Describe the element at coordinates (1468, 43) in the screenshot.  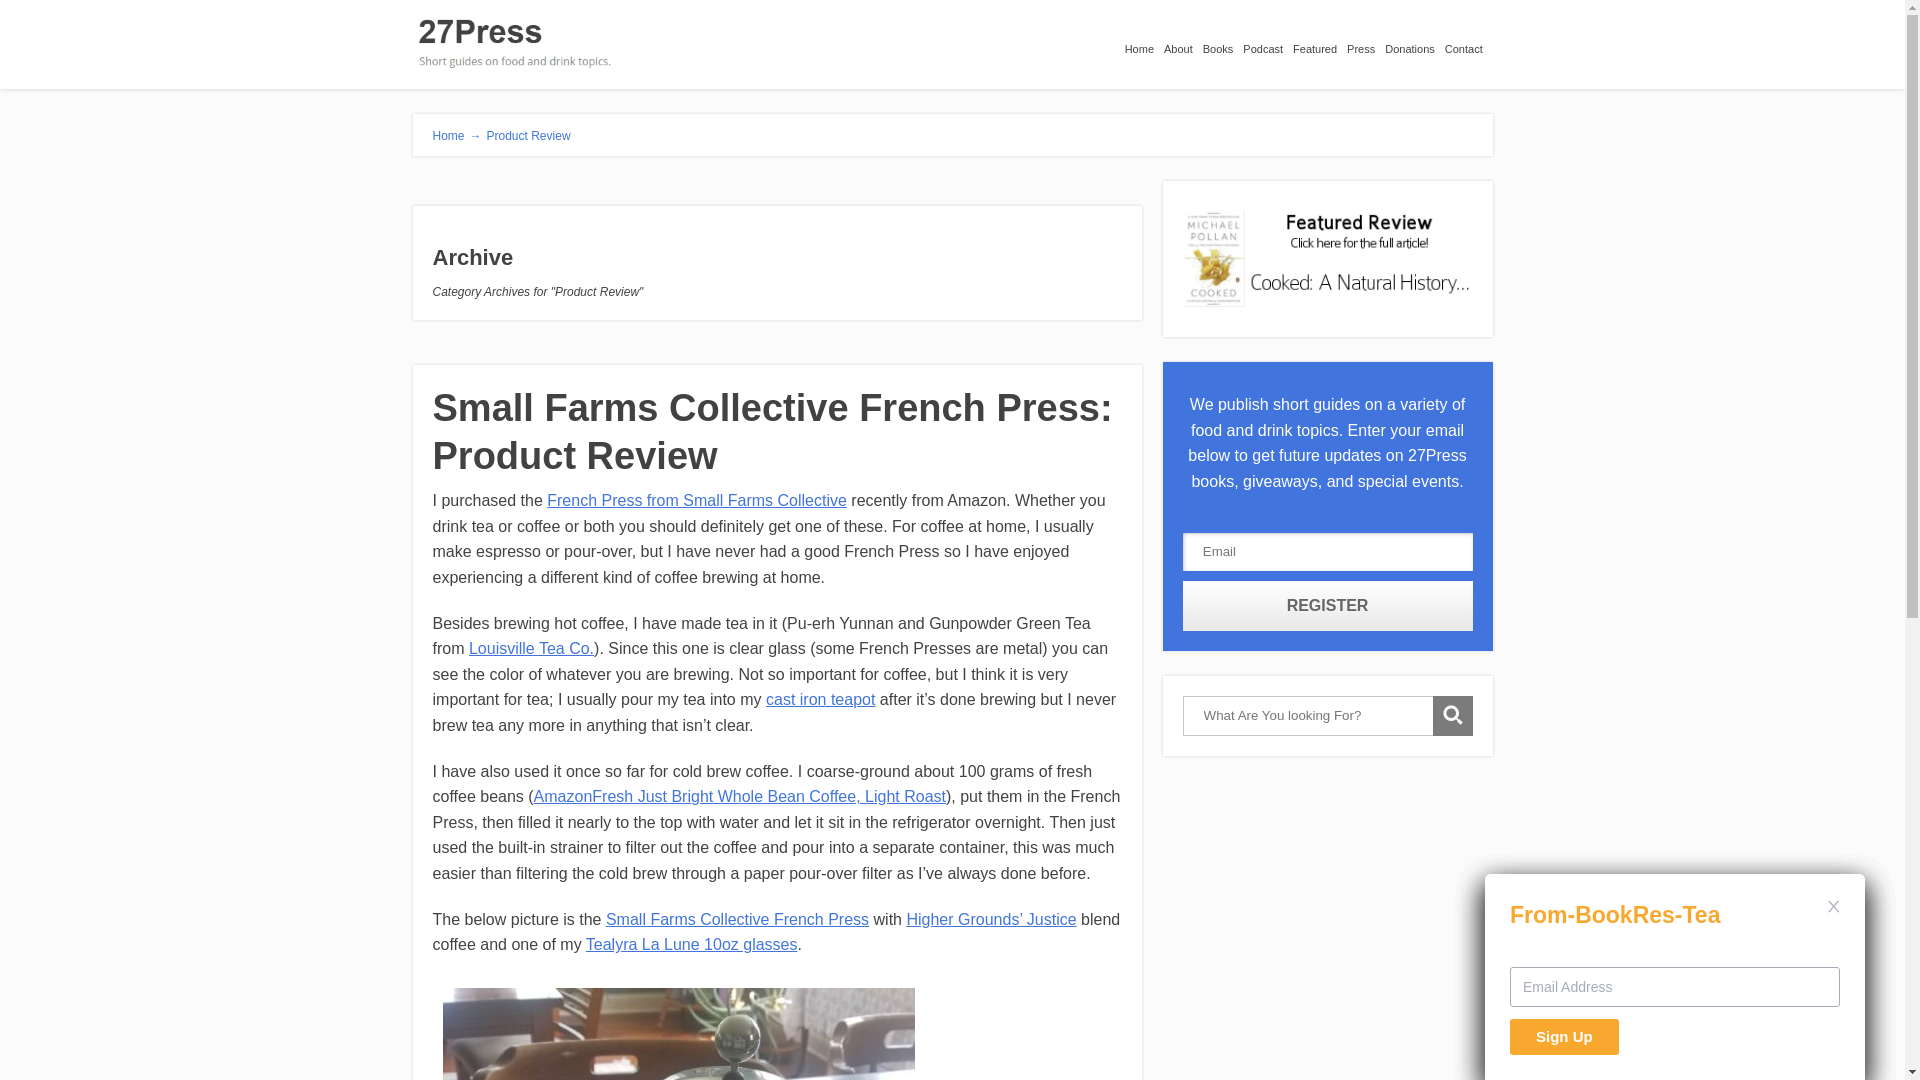
I see `'Contact'` at that location.